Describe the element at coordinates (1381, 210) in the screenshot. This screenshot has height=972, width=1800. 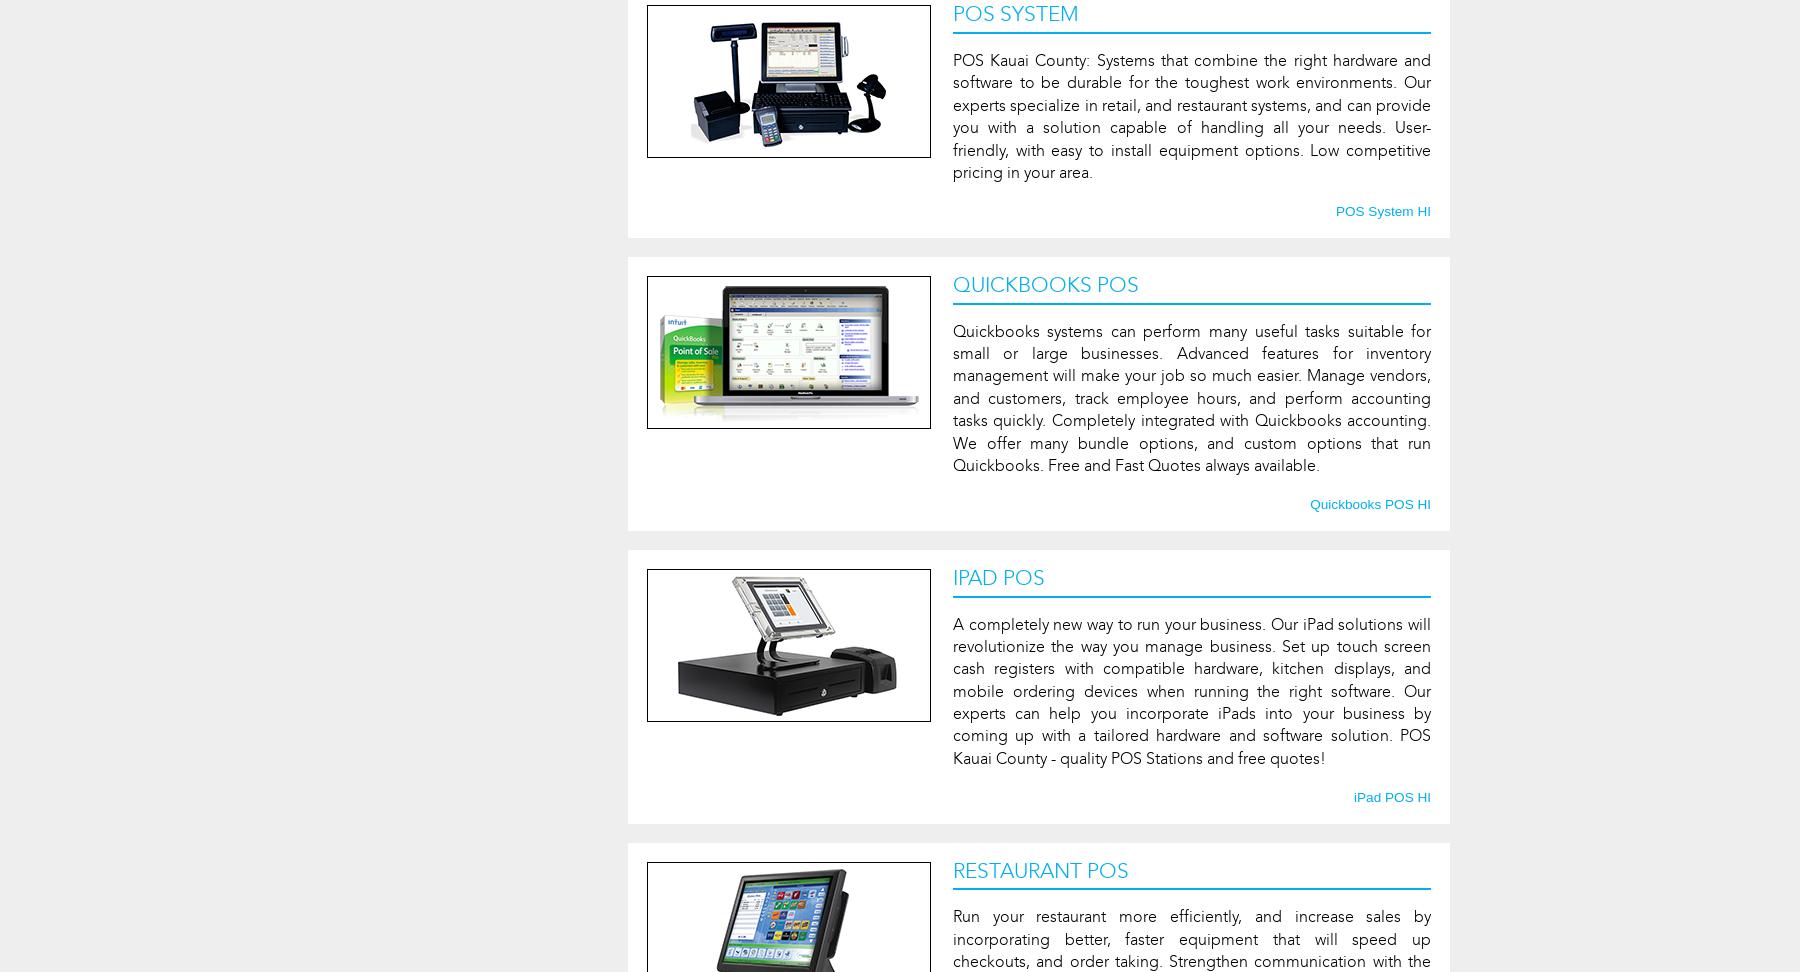
I see `'POS System HI'` at that location.